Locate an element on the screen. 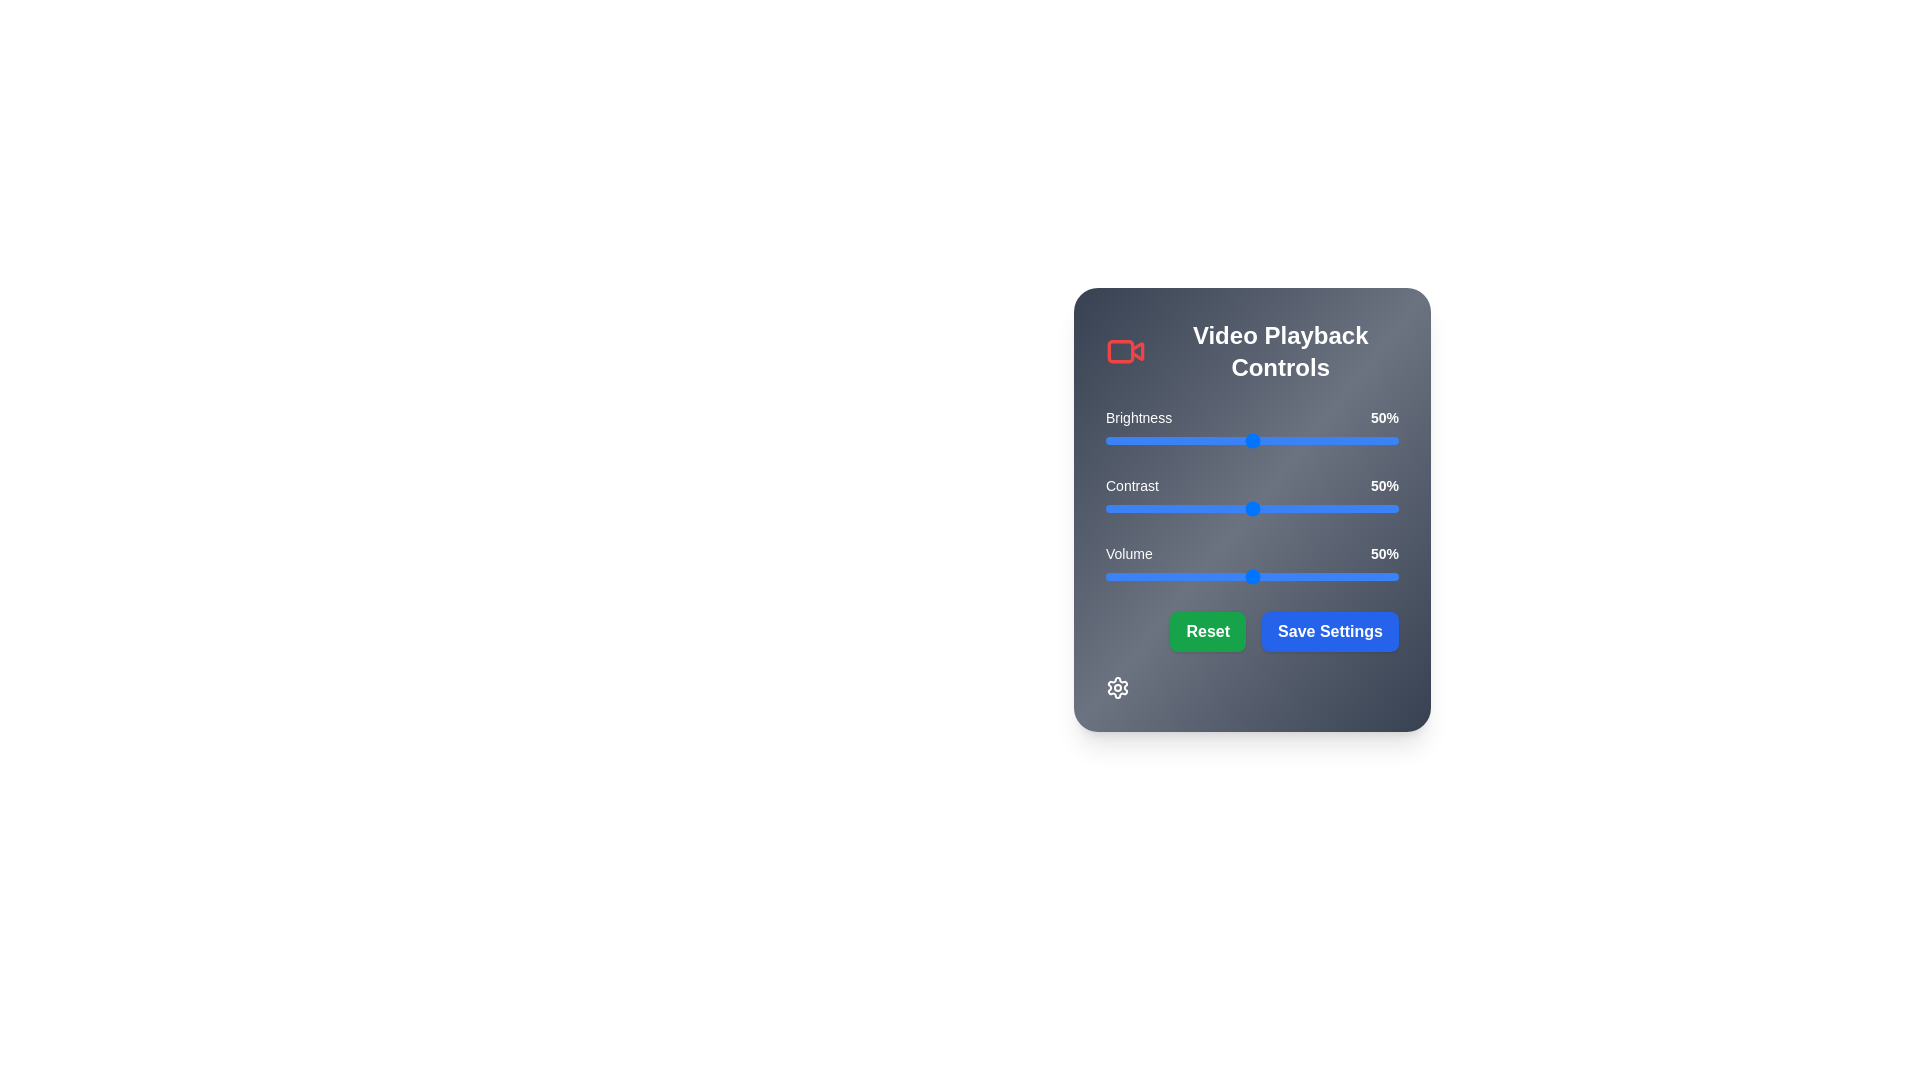  the 'Reset' button located in the button group at the bottom right of the 'Video Playback Controls' card to revert settings is located at coordinates (1251, 632).